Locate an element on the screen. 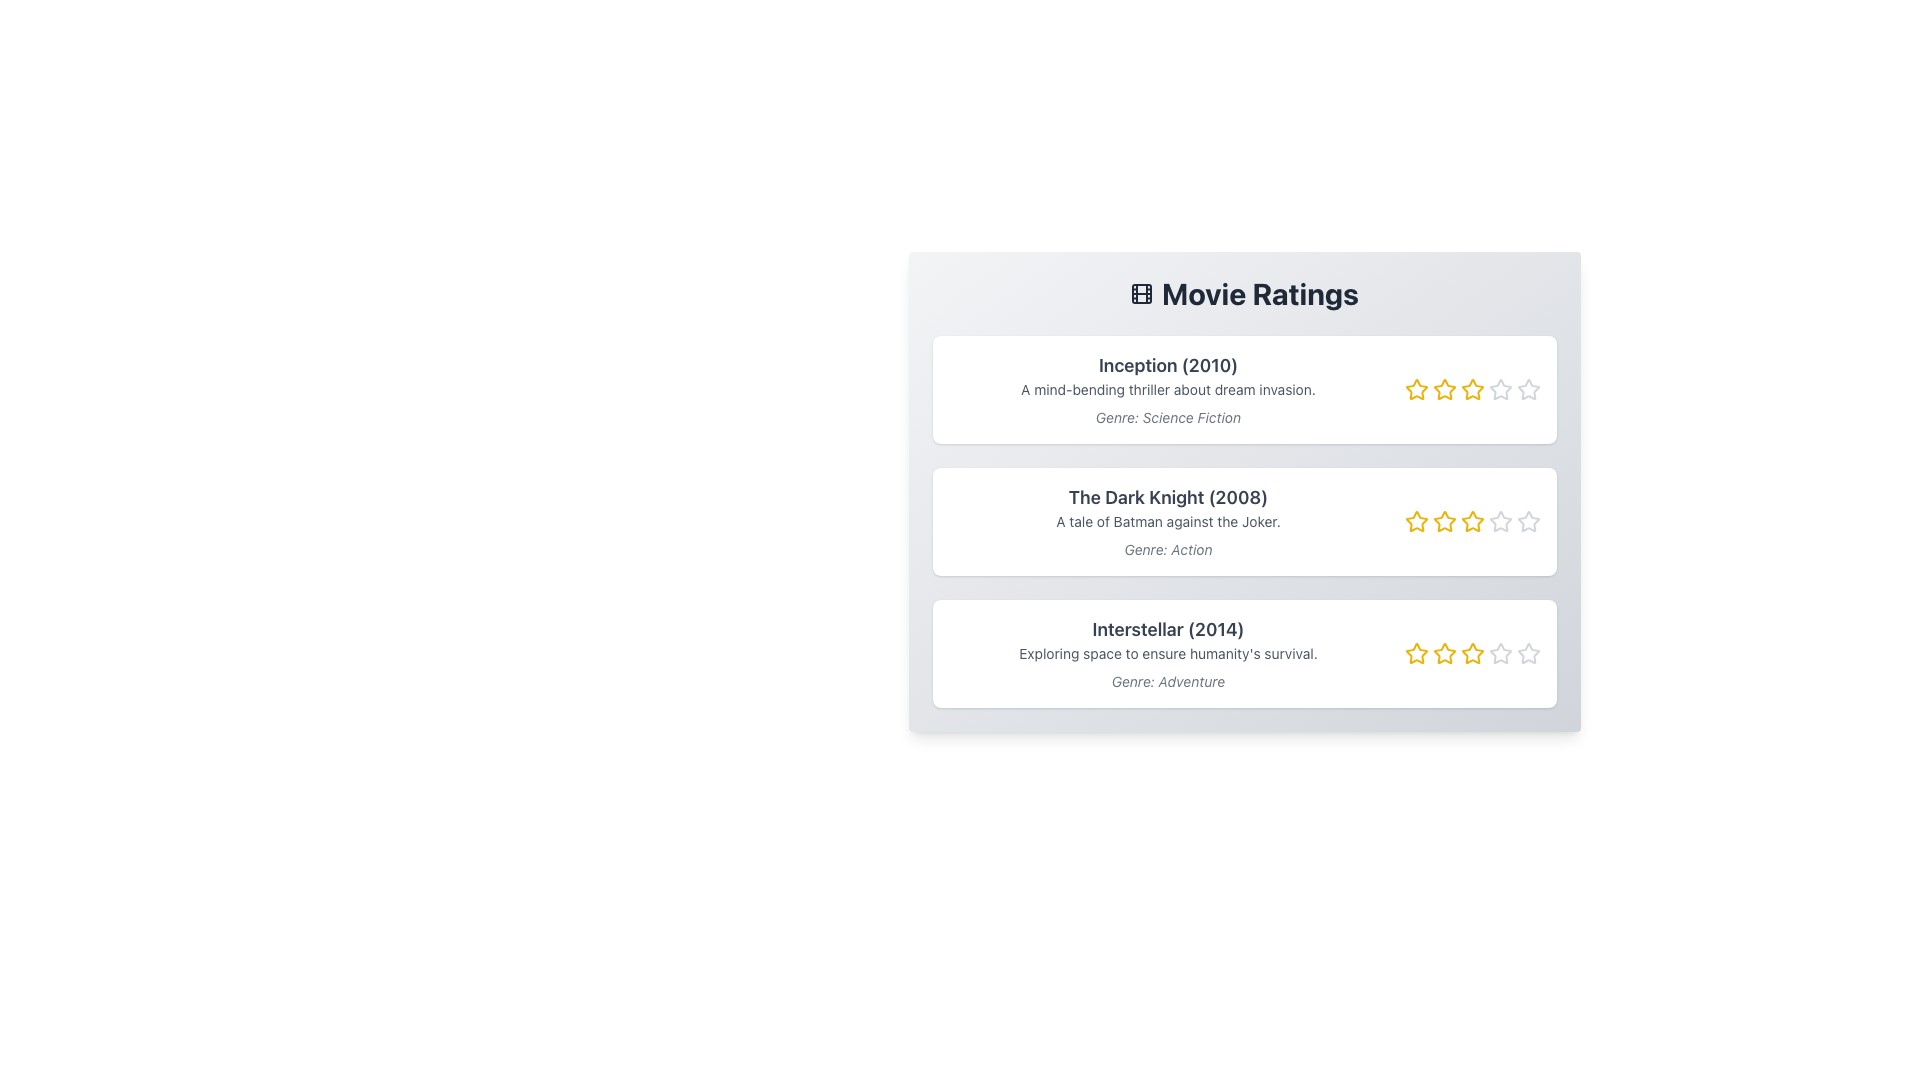 Image resolution: width=1920 pixels, height=1080 pixels. the first star icon in the rating section for 'Interstellar (2014)' to indicate the first level of the rating scale is located at coordinates (1444, 653).